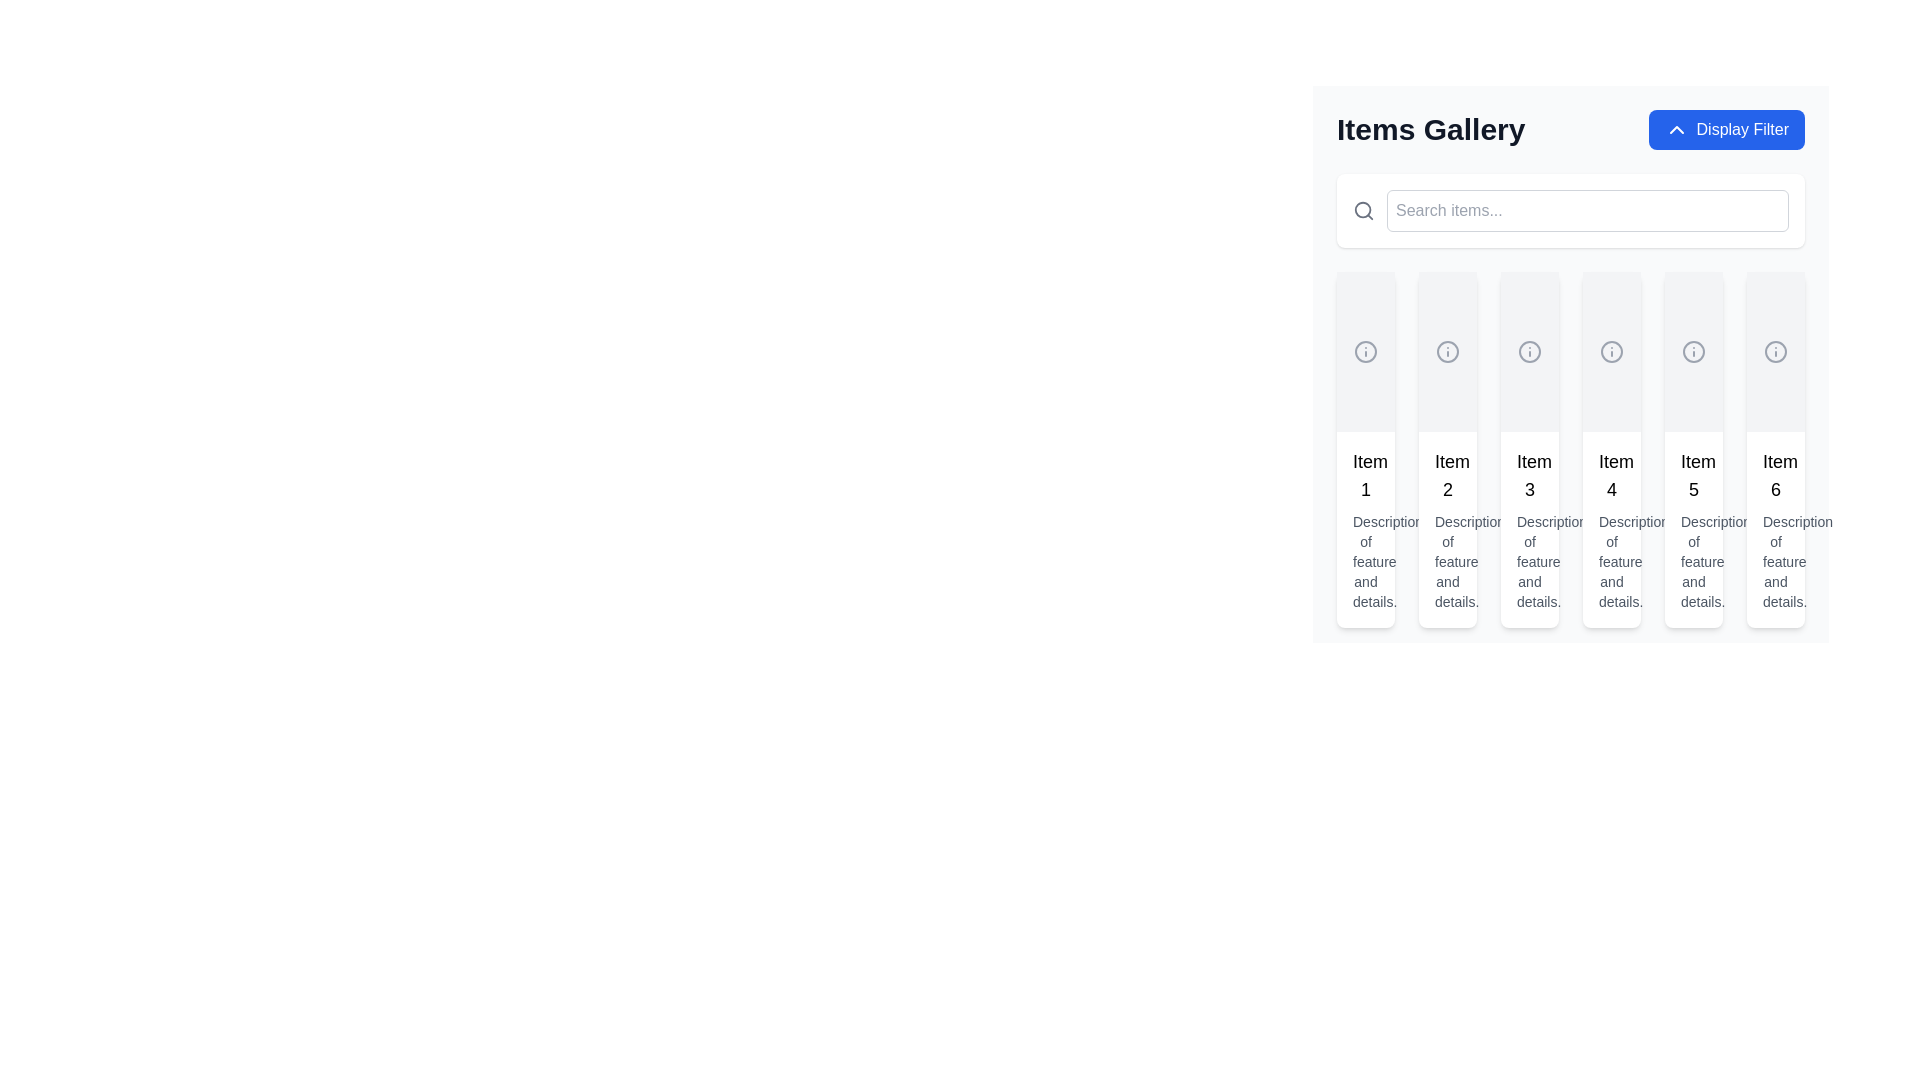 The height and width of the screenshot is (1080, 1920). What do you see at coordinates (1676, 130) in the screenshot?
I see `the upward chevron-shaped arrow icon located inside the blue 'Display Filter' button in the top right corner of the interface` at bounding box center [1676, 130].